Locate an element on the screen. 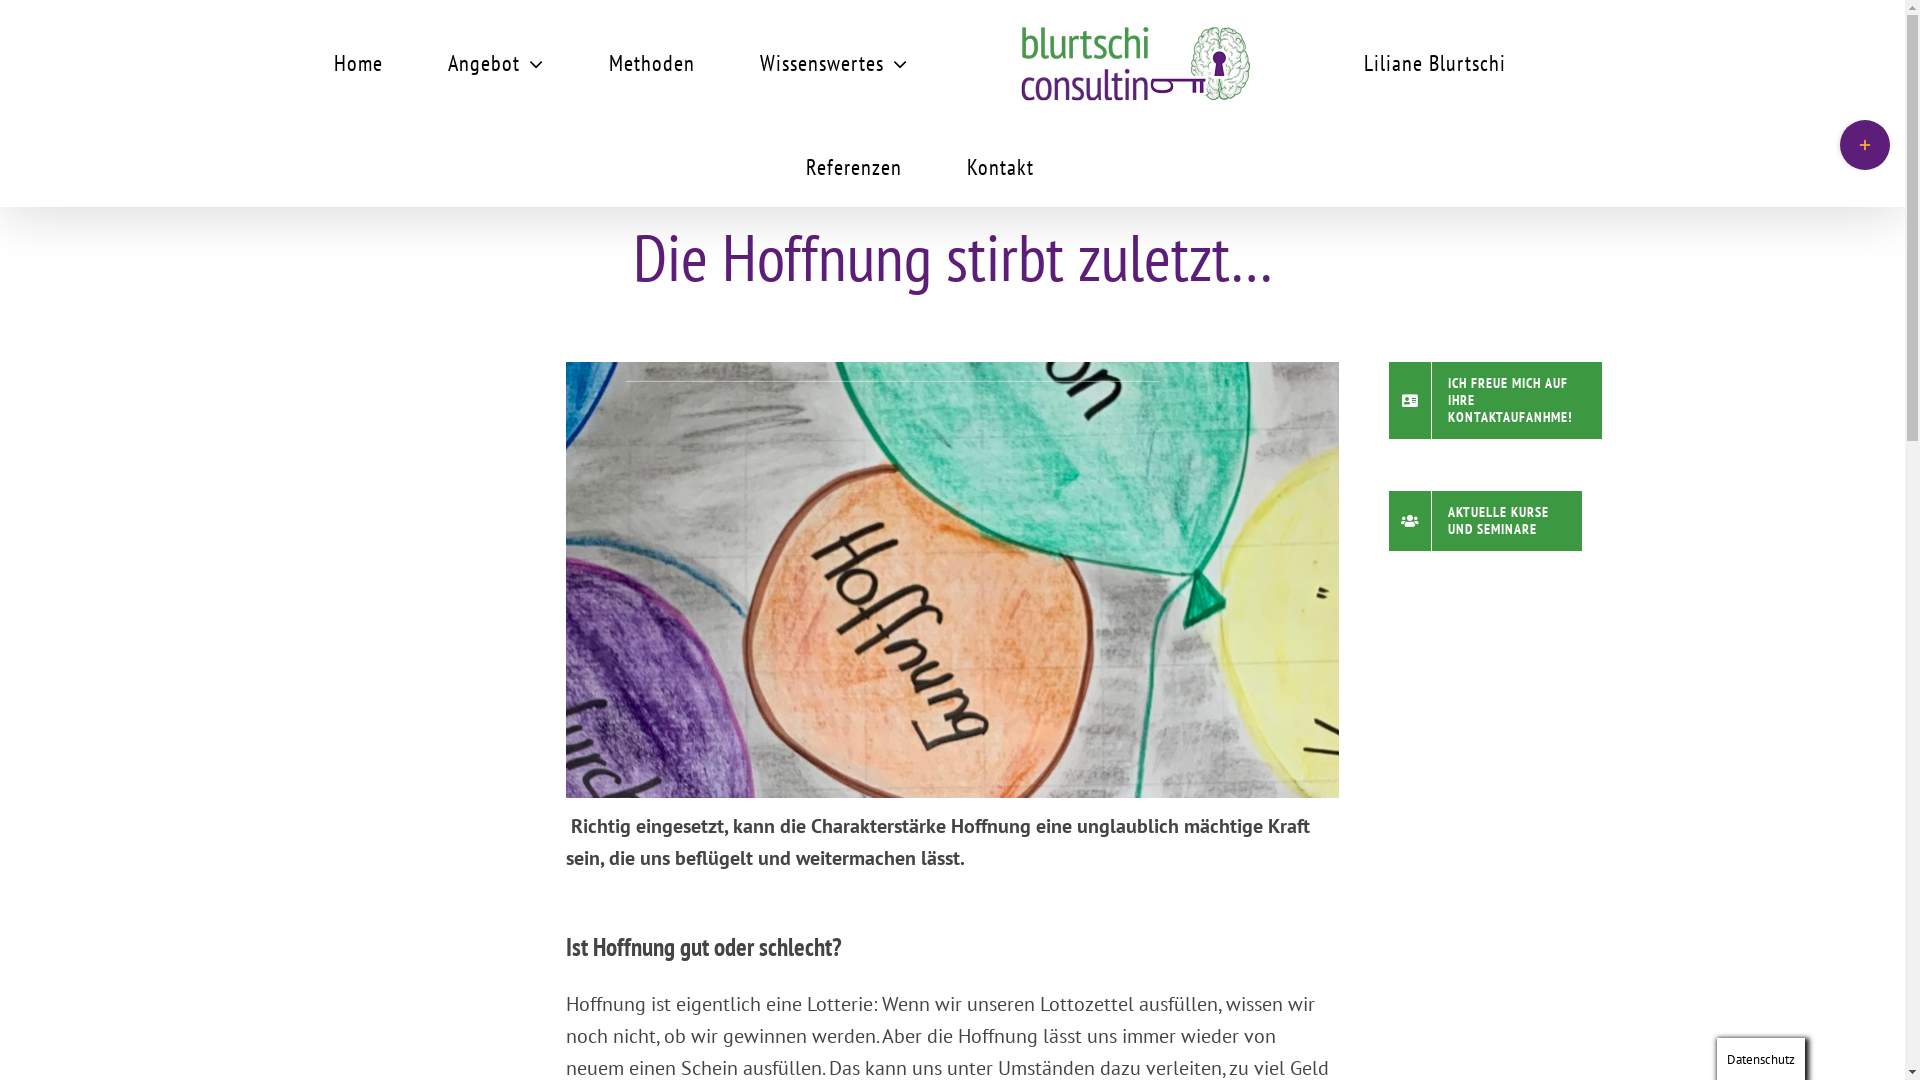  'Angebot' is located at coordinates (495, 60).